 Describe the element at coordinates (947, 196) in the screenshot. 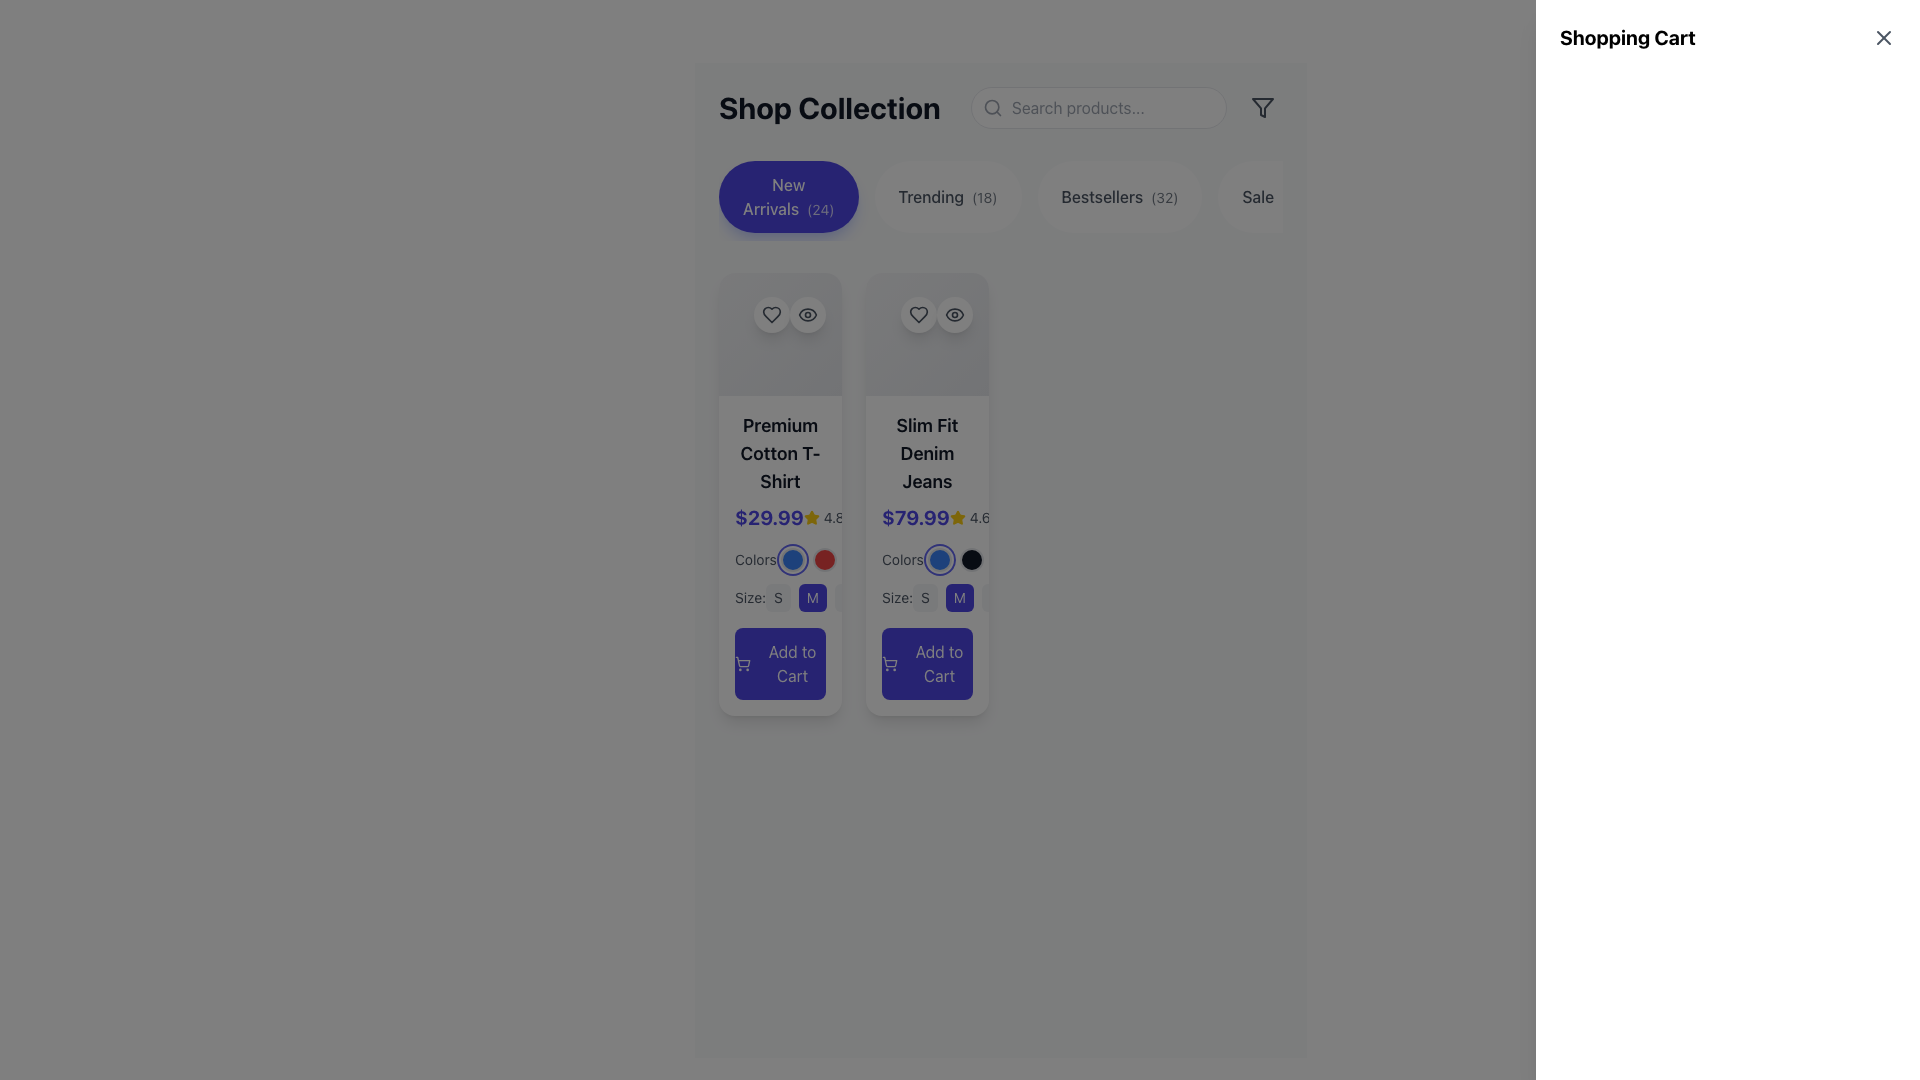

I see `the 'Trending' button, which is the second button in a series of four` at that location.